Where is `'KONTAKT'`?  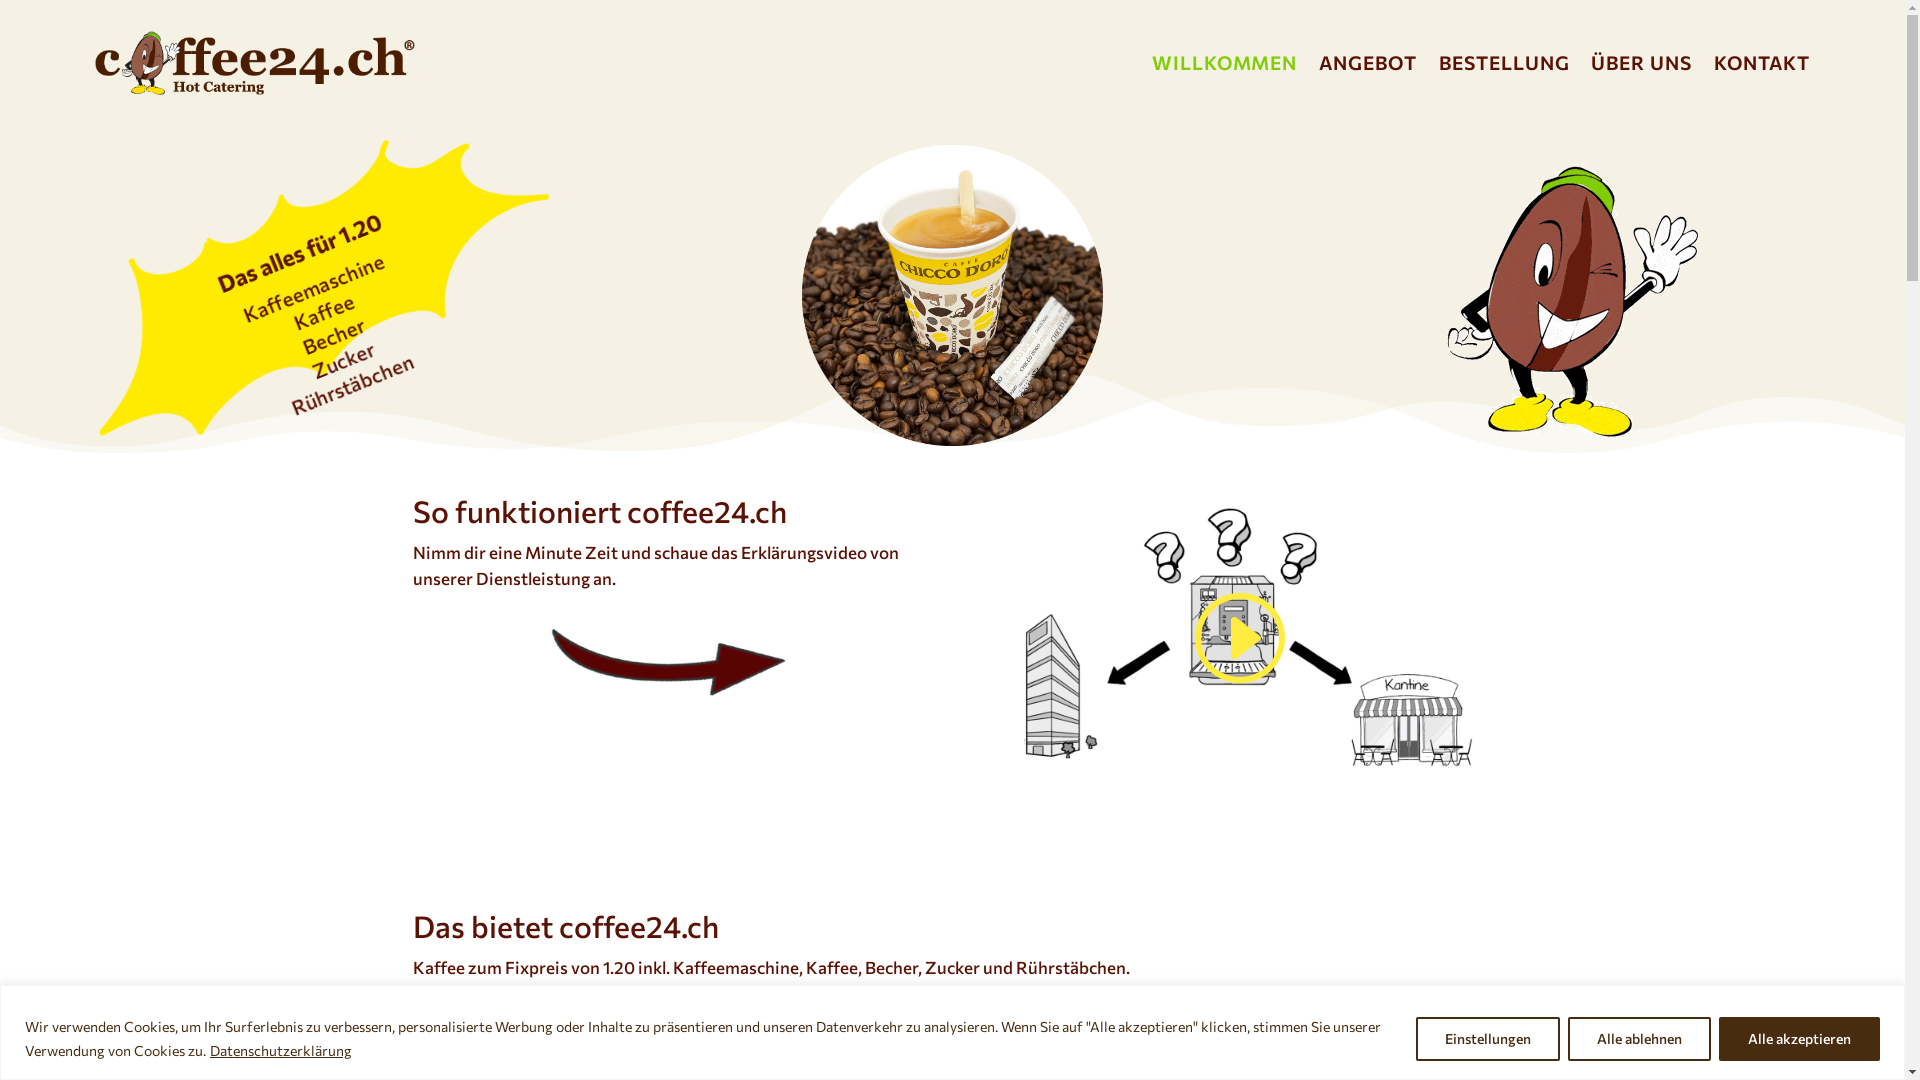 'KONTAKT' is located at coordinates (1761, 61).